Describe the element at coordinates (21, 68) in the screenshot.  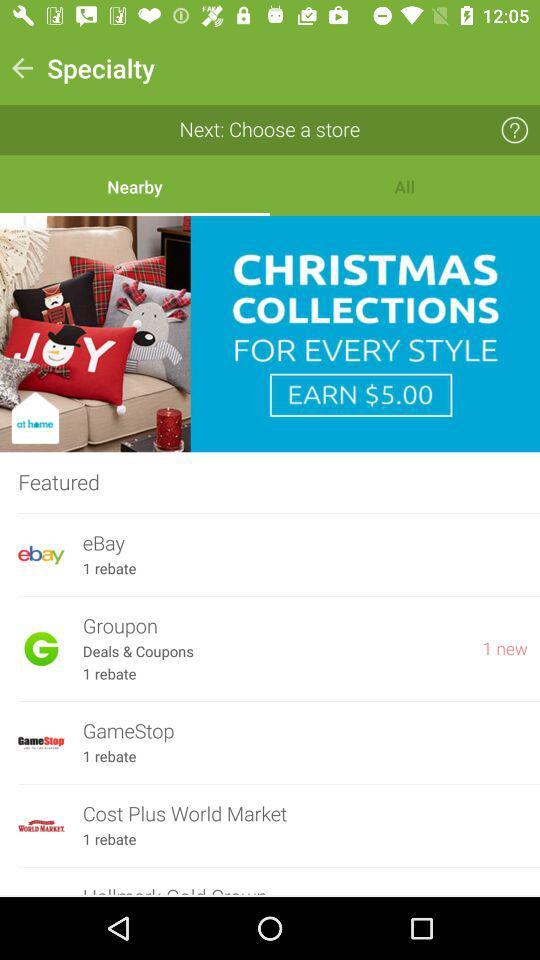
I see `the button on the top left corner of the web page` at that location.